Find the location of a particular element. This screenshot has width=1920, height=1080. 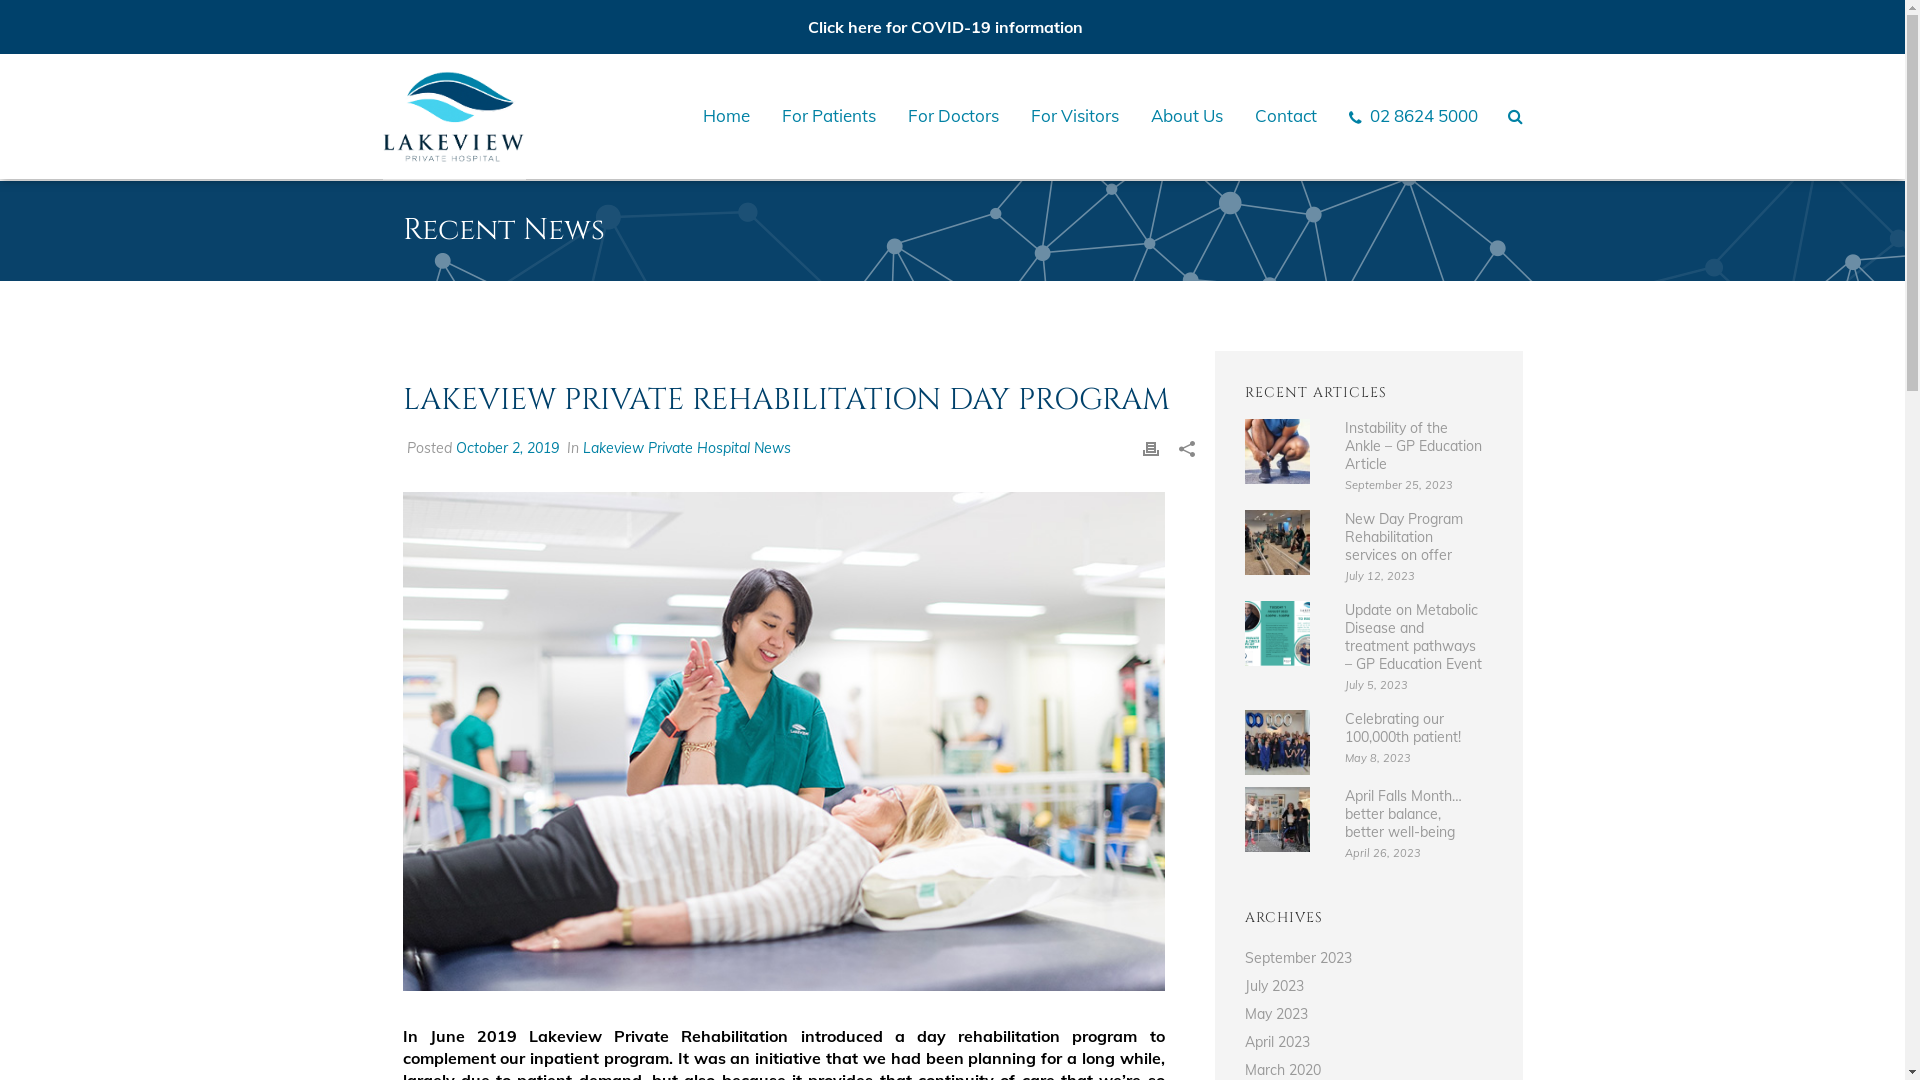

'02 8624 5000' is located at coordinates (1412, 115).